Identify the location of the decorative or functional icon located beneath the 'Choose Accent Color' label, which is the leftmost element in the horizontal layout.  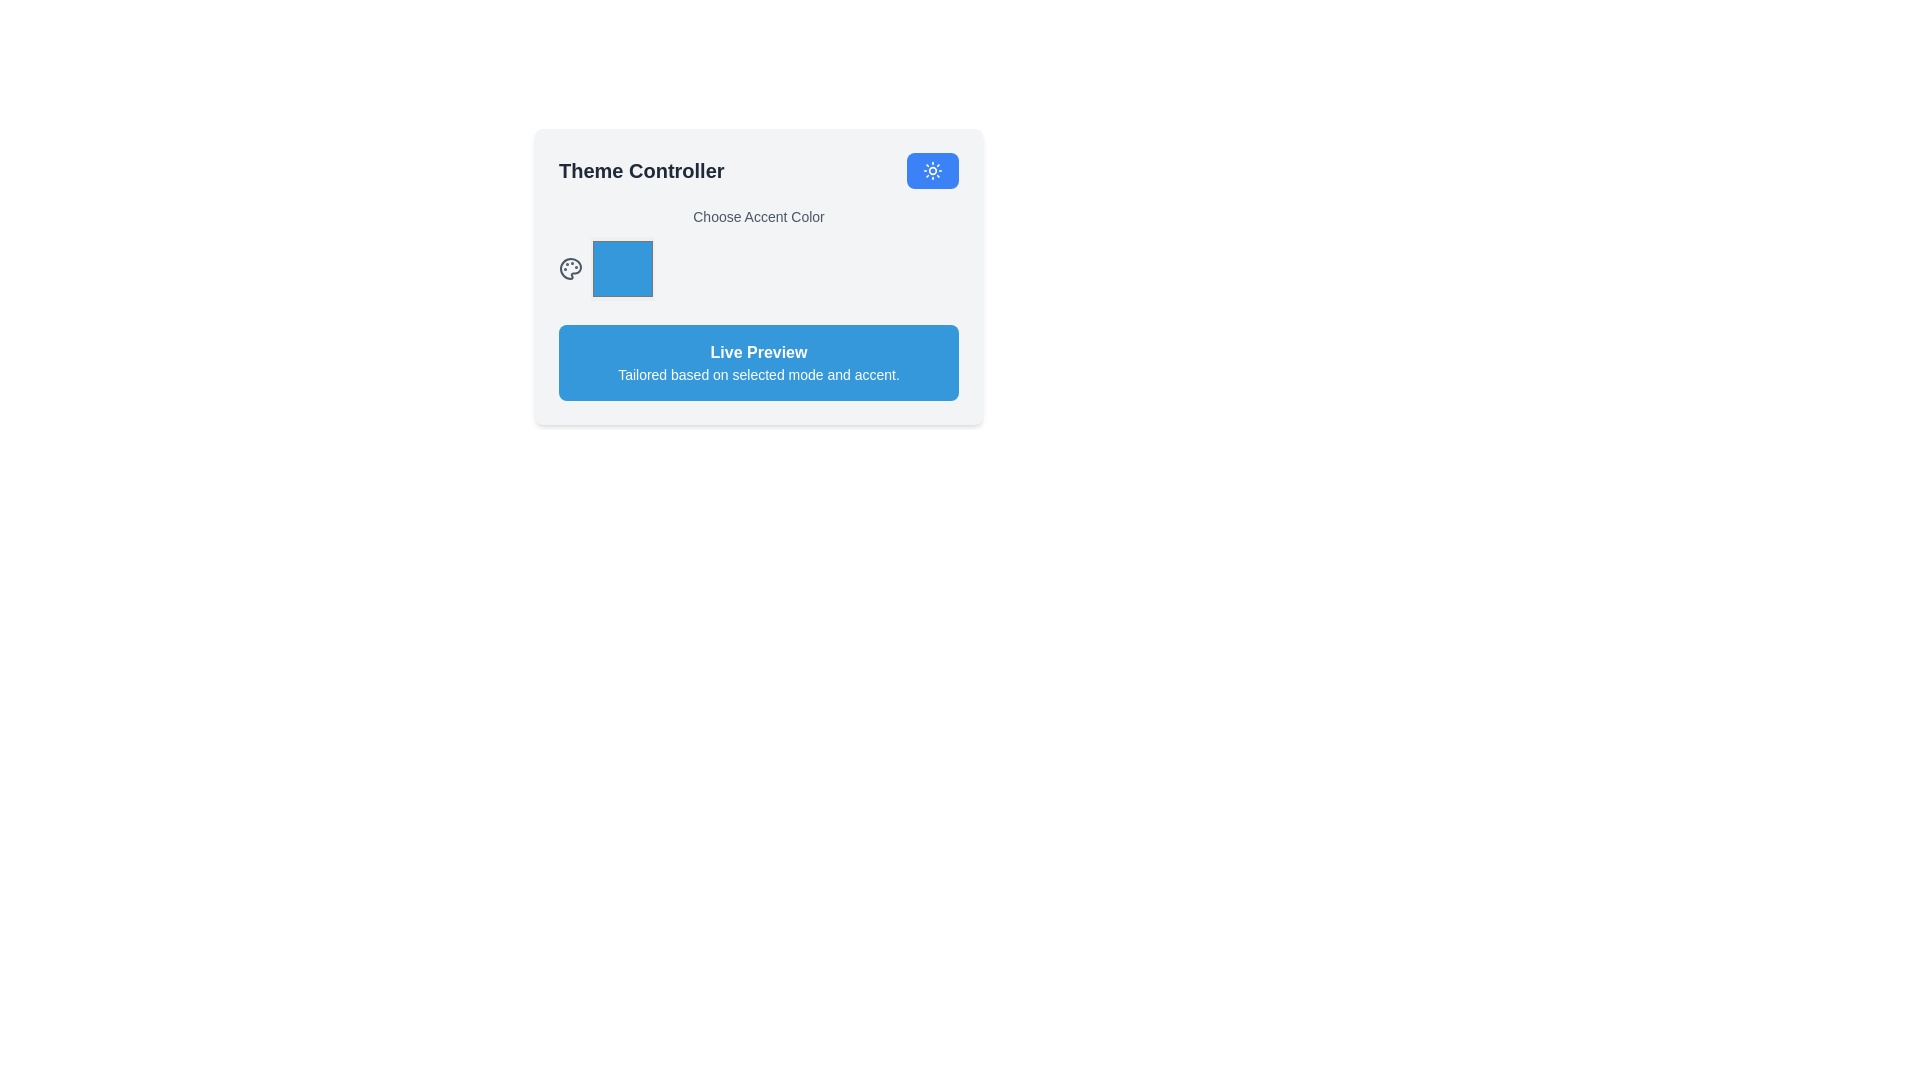
(570, 268).